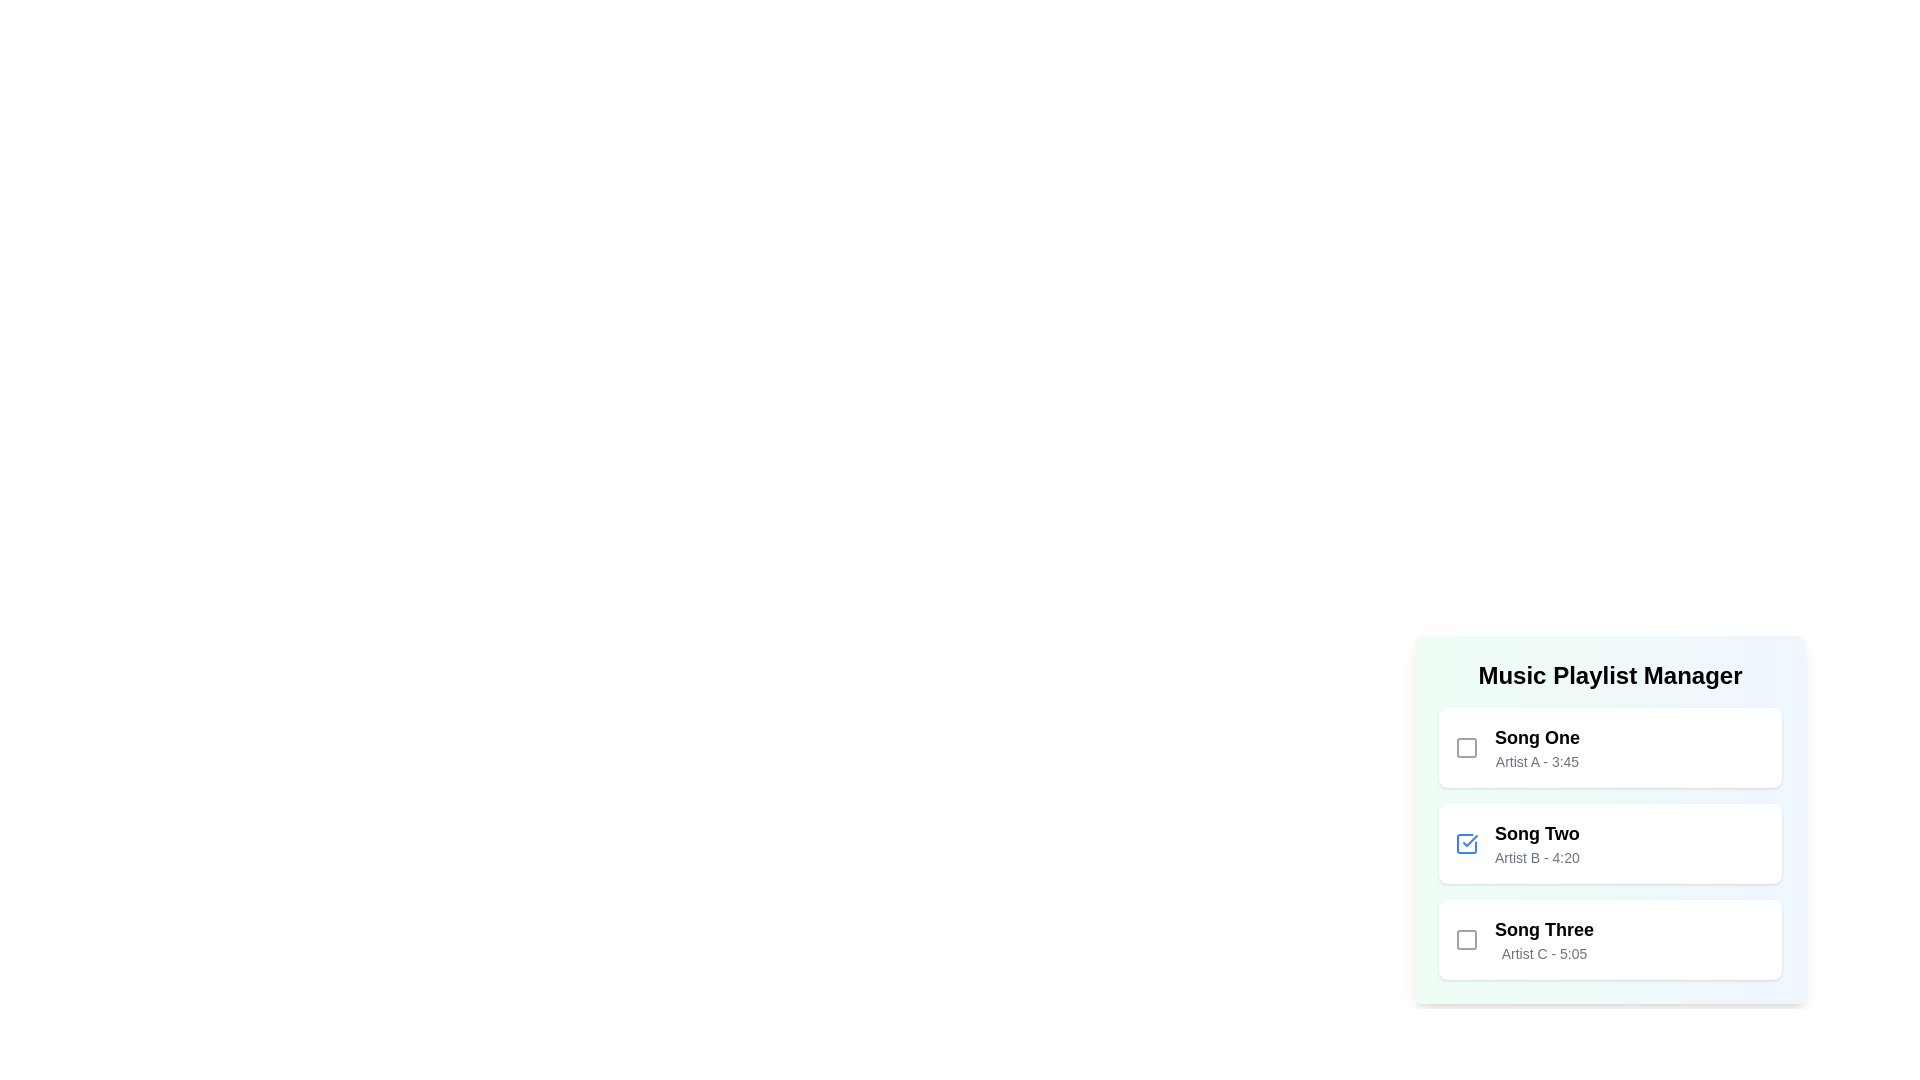  I want to click on the text block displaying song details, including title and artist information, located at the top of the vertical list of cards, so click(1536, 748).